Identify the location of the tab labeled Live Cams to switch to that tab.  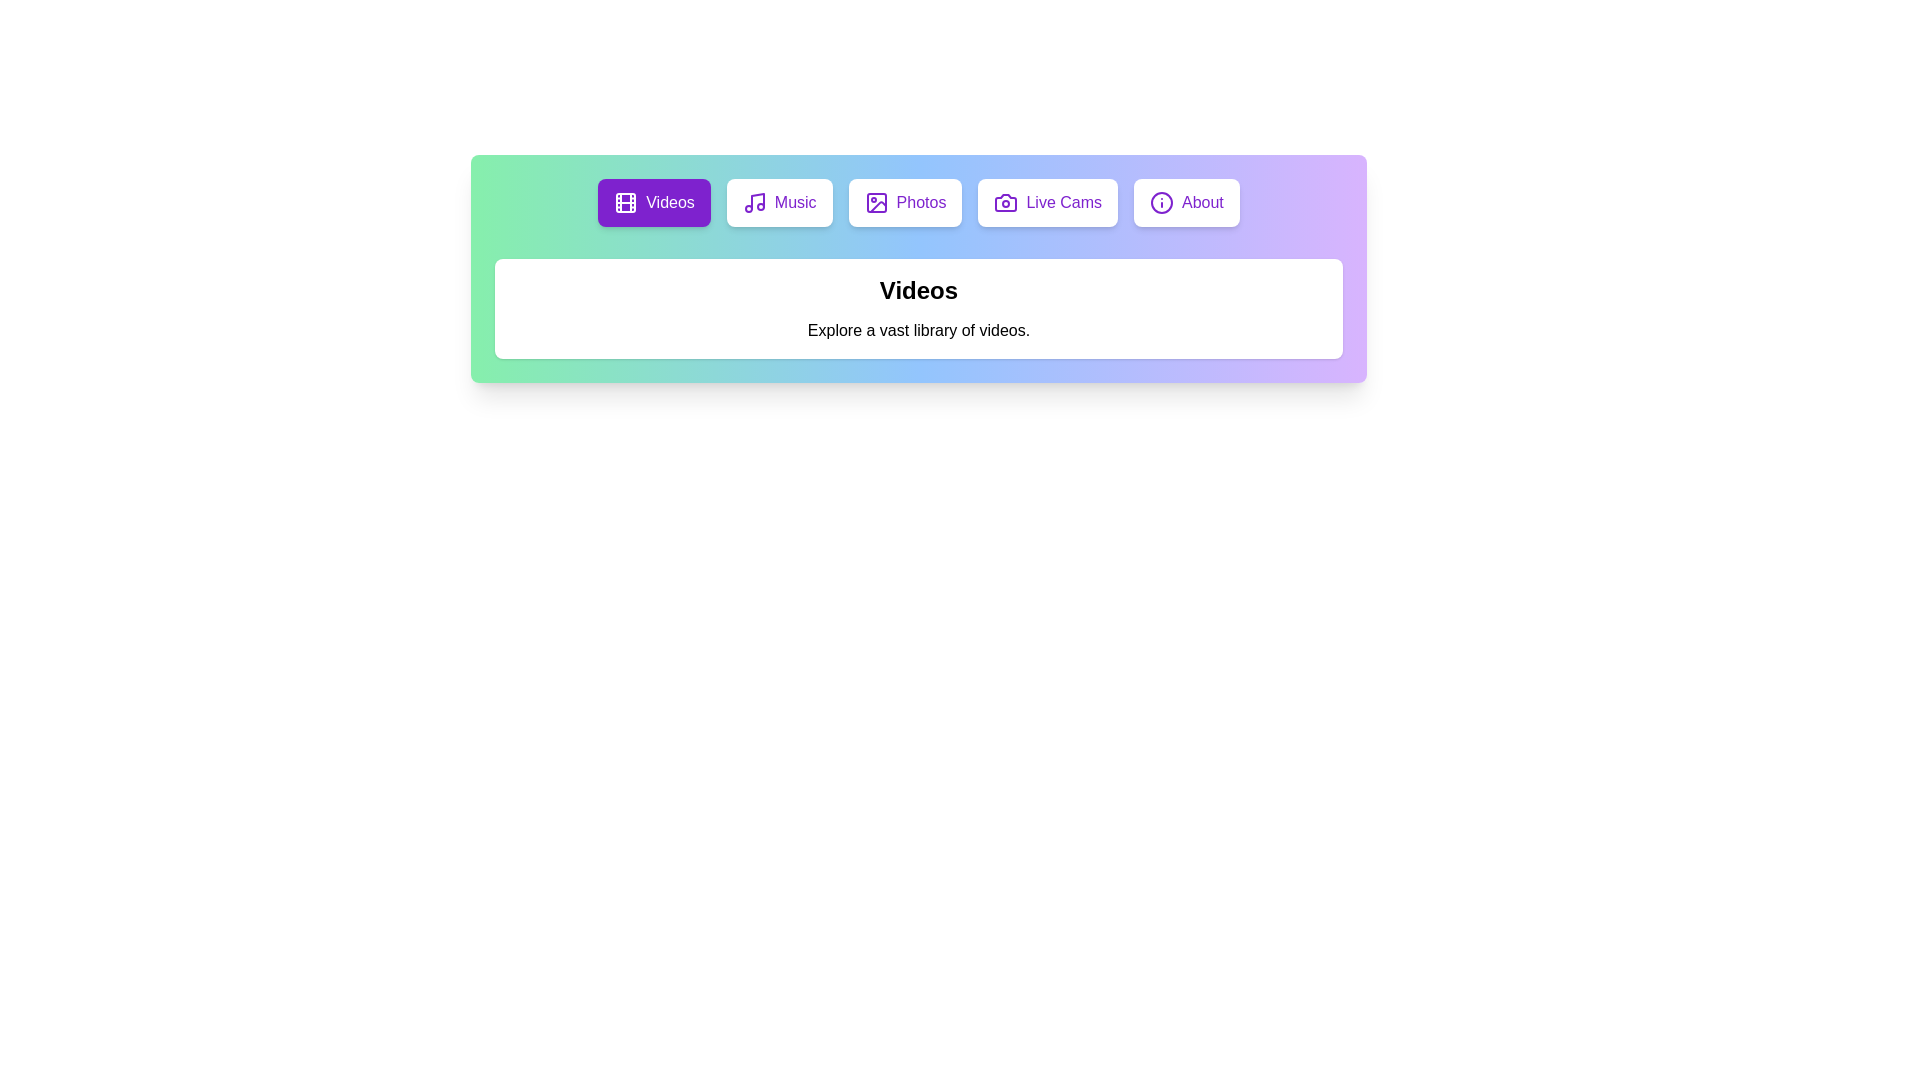
(1047, 203).